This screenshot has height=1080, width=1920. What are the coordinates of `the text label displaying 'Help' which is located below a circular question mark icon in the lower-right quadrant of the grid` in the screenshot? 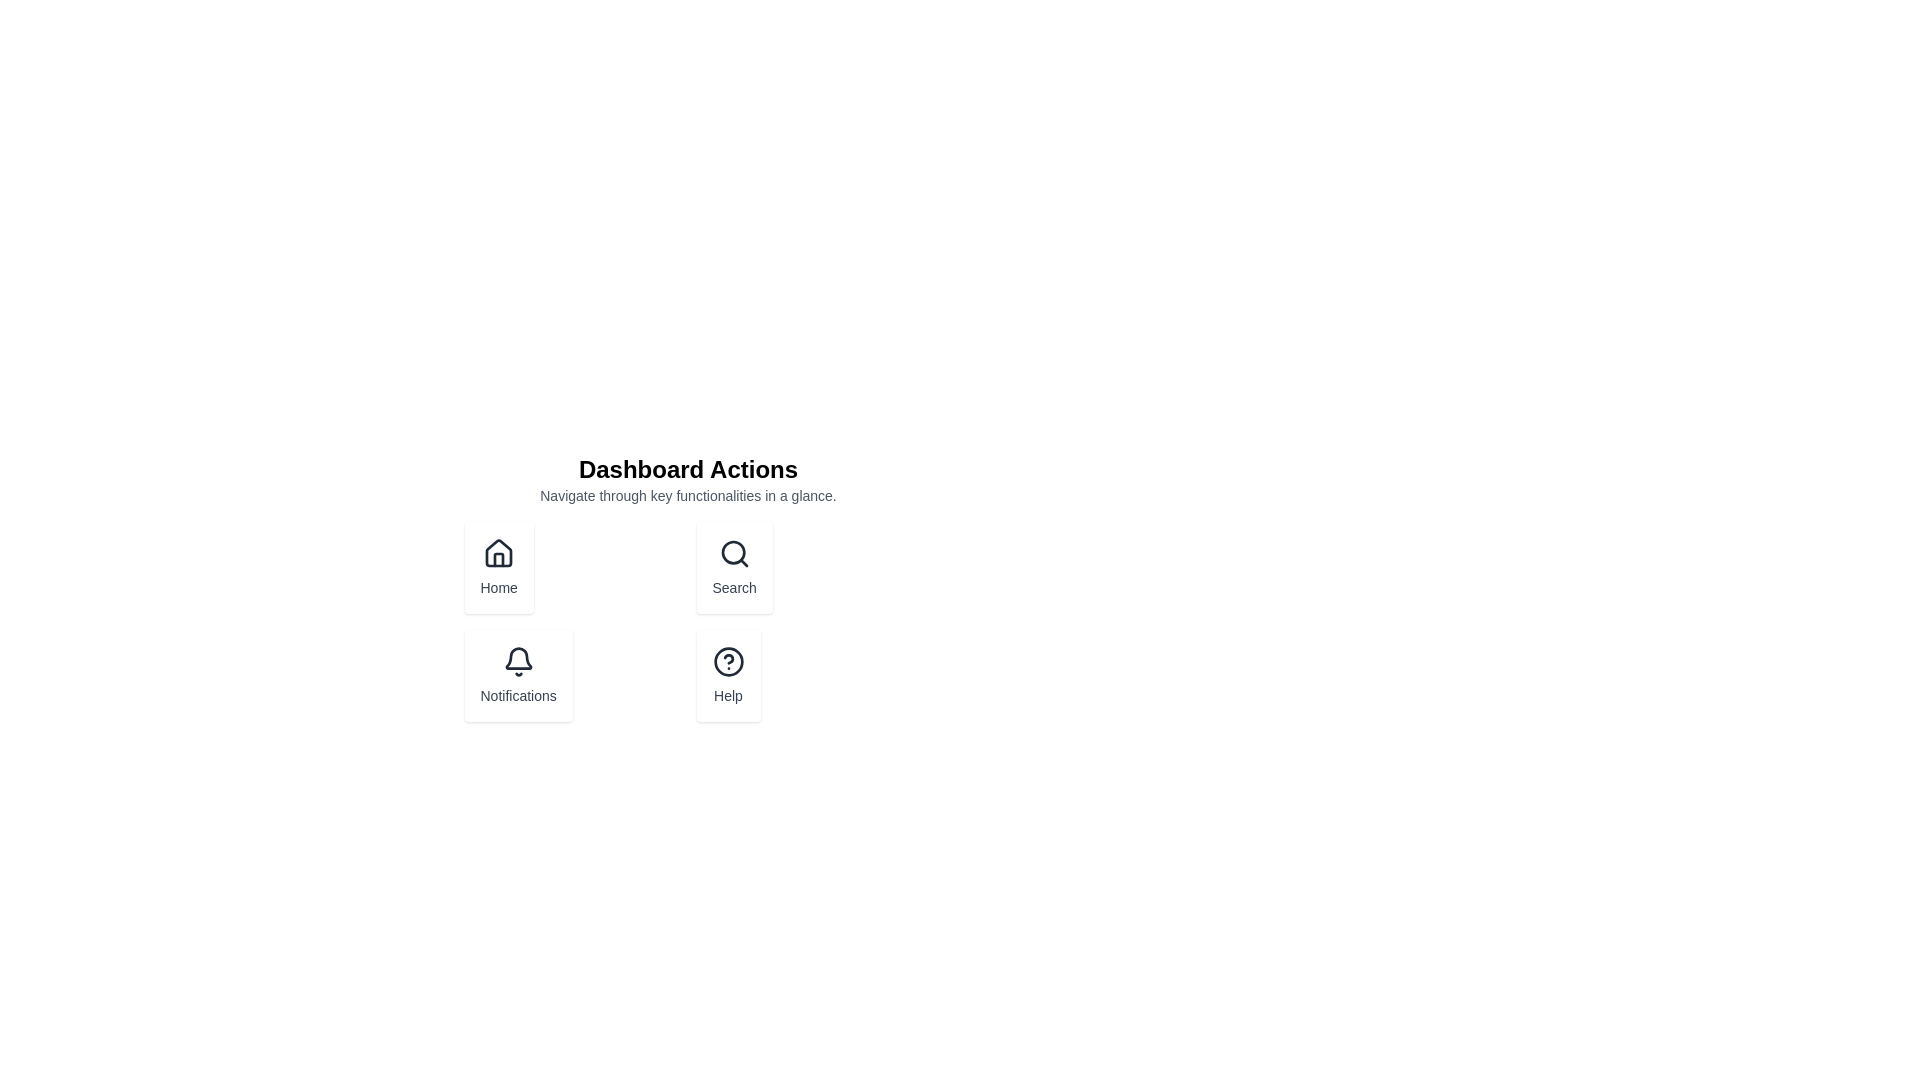 It's located at (727, 694).